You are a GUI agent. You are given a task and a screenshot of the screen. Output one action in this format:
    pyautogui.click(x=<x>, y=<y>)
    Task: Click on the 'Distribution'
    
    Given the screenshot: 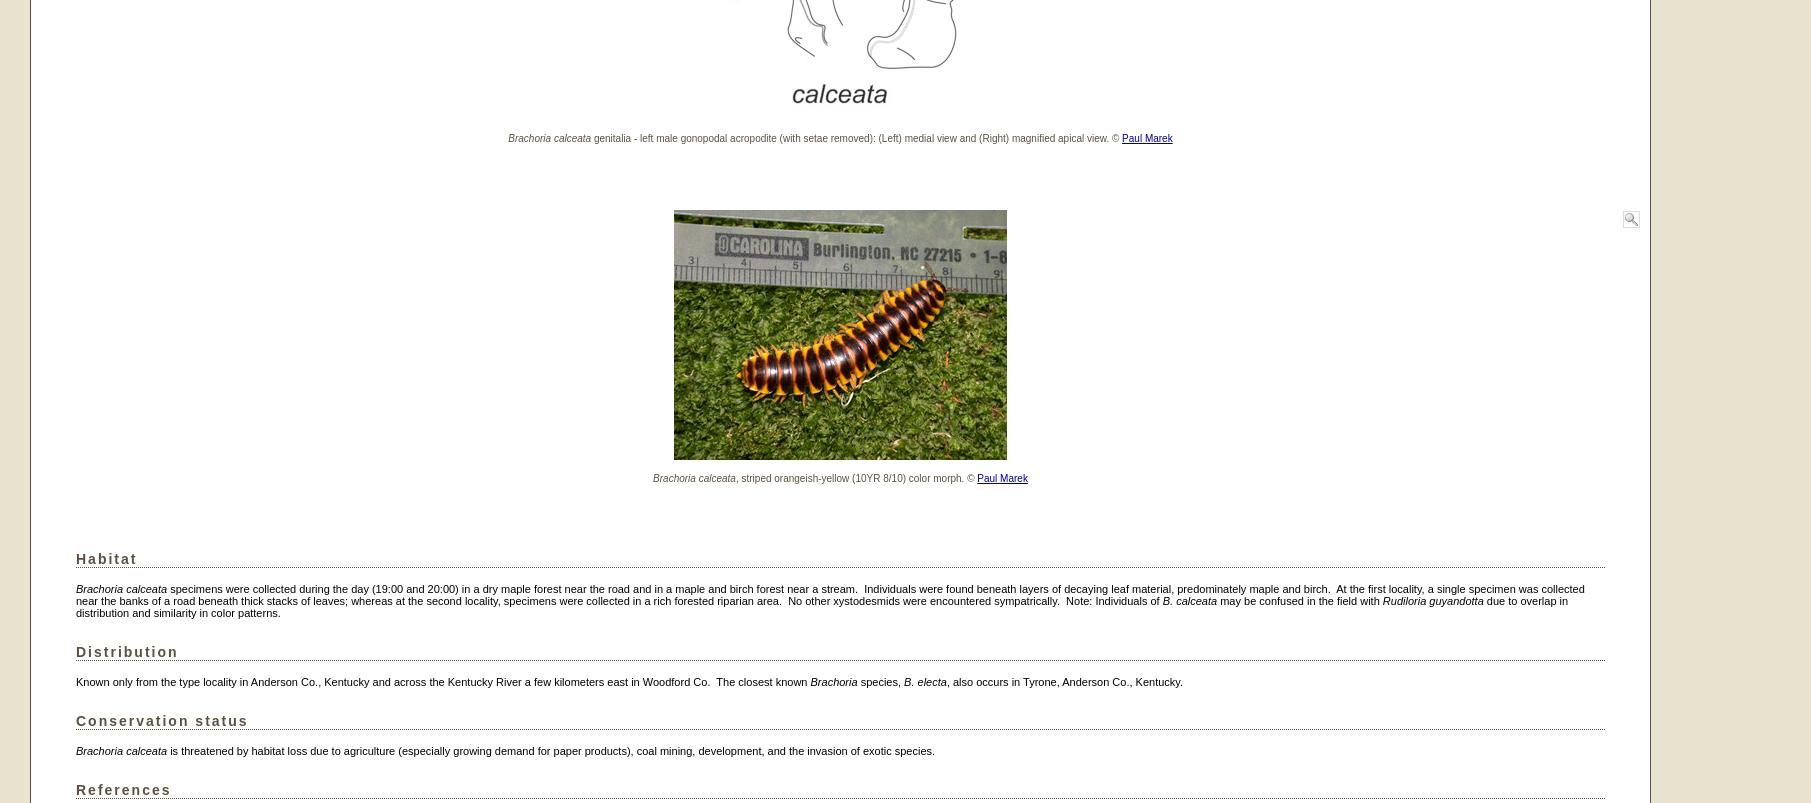 What is the action you would take?
    pyautogui.click(x=125, y=650)
    